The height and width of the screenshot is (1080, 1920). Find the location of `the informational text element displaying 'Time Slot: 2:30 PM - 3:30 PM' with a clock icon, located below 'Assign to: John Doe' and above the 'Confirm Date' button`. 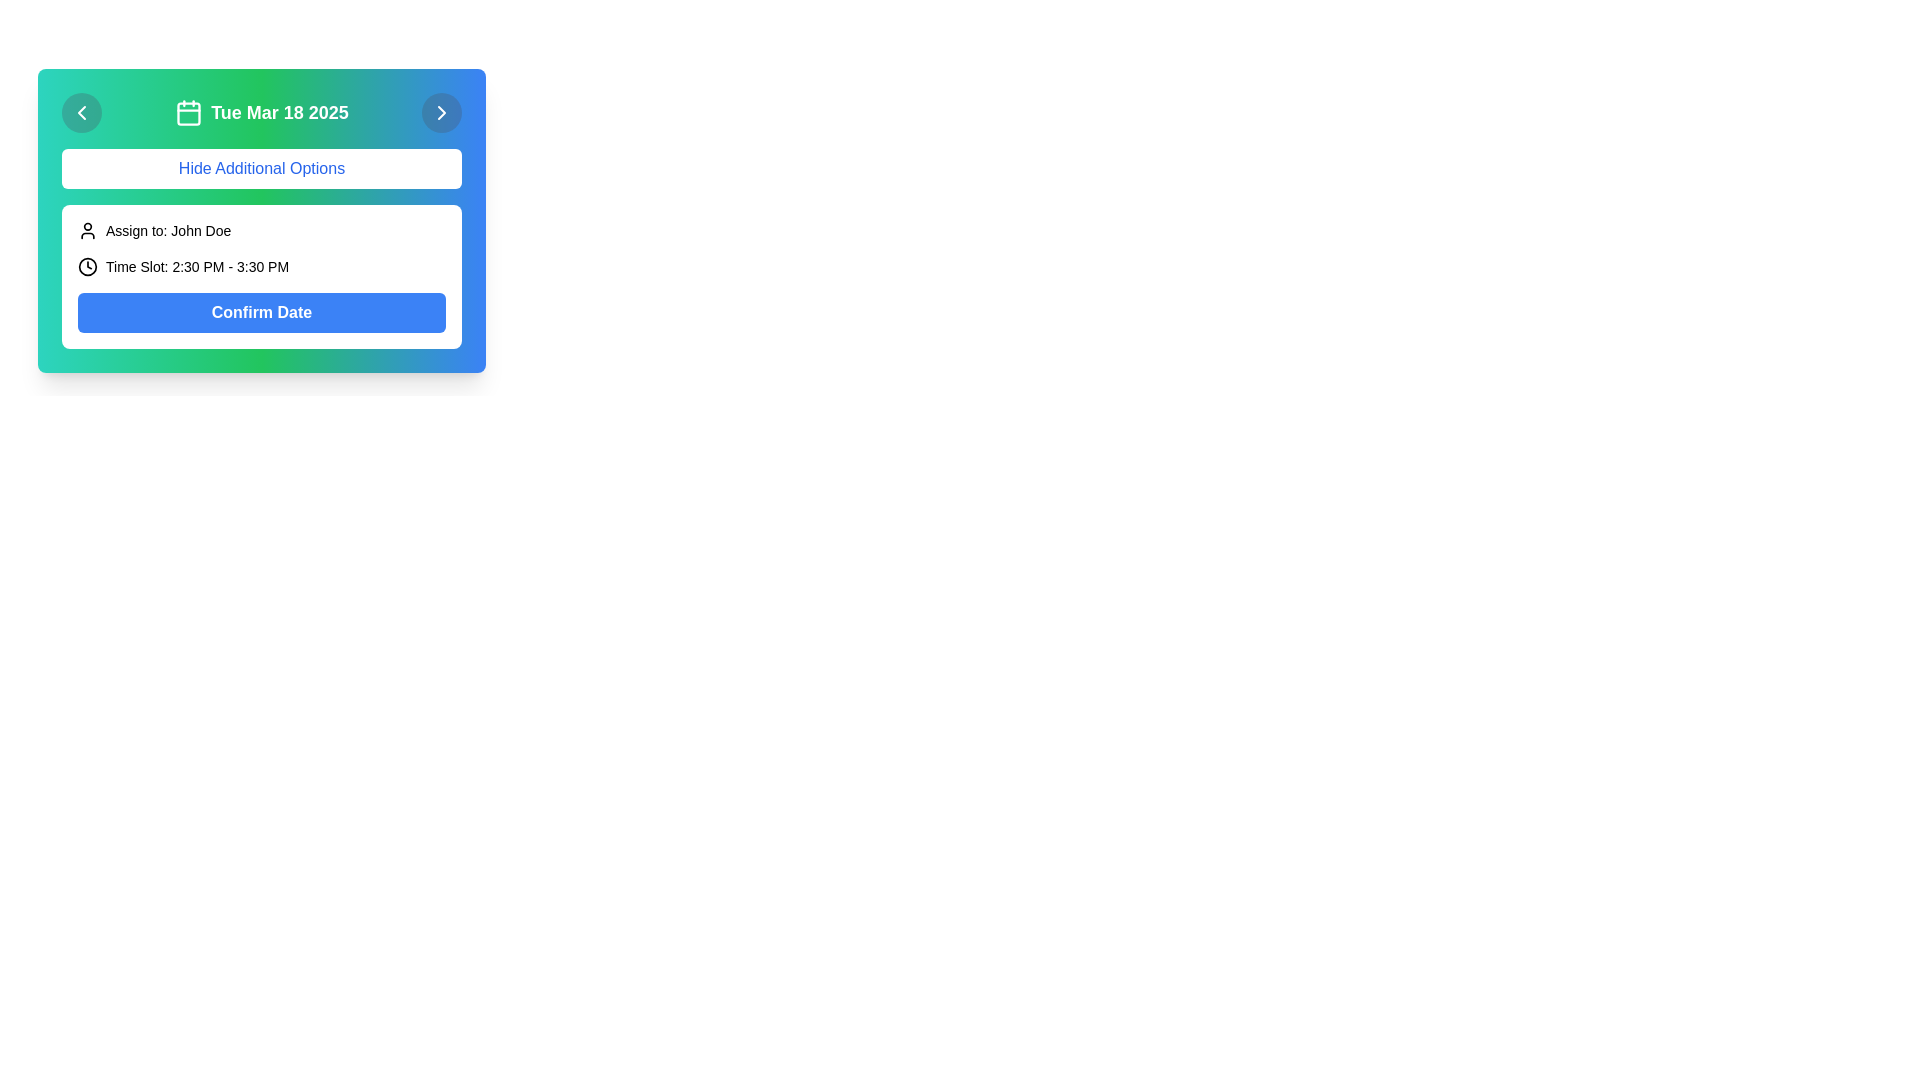

the informational text element displaying 'Time Slot: 2:30 PM - 3:30 PM' with a clock icon, located below 'Assign to: John Doe' and above the 'Confirm Date' button is located at coordinates (261, 265).